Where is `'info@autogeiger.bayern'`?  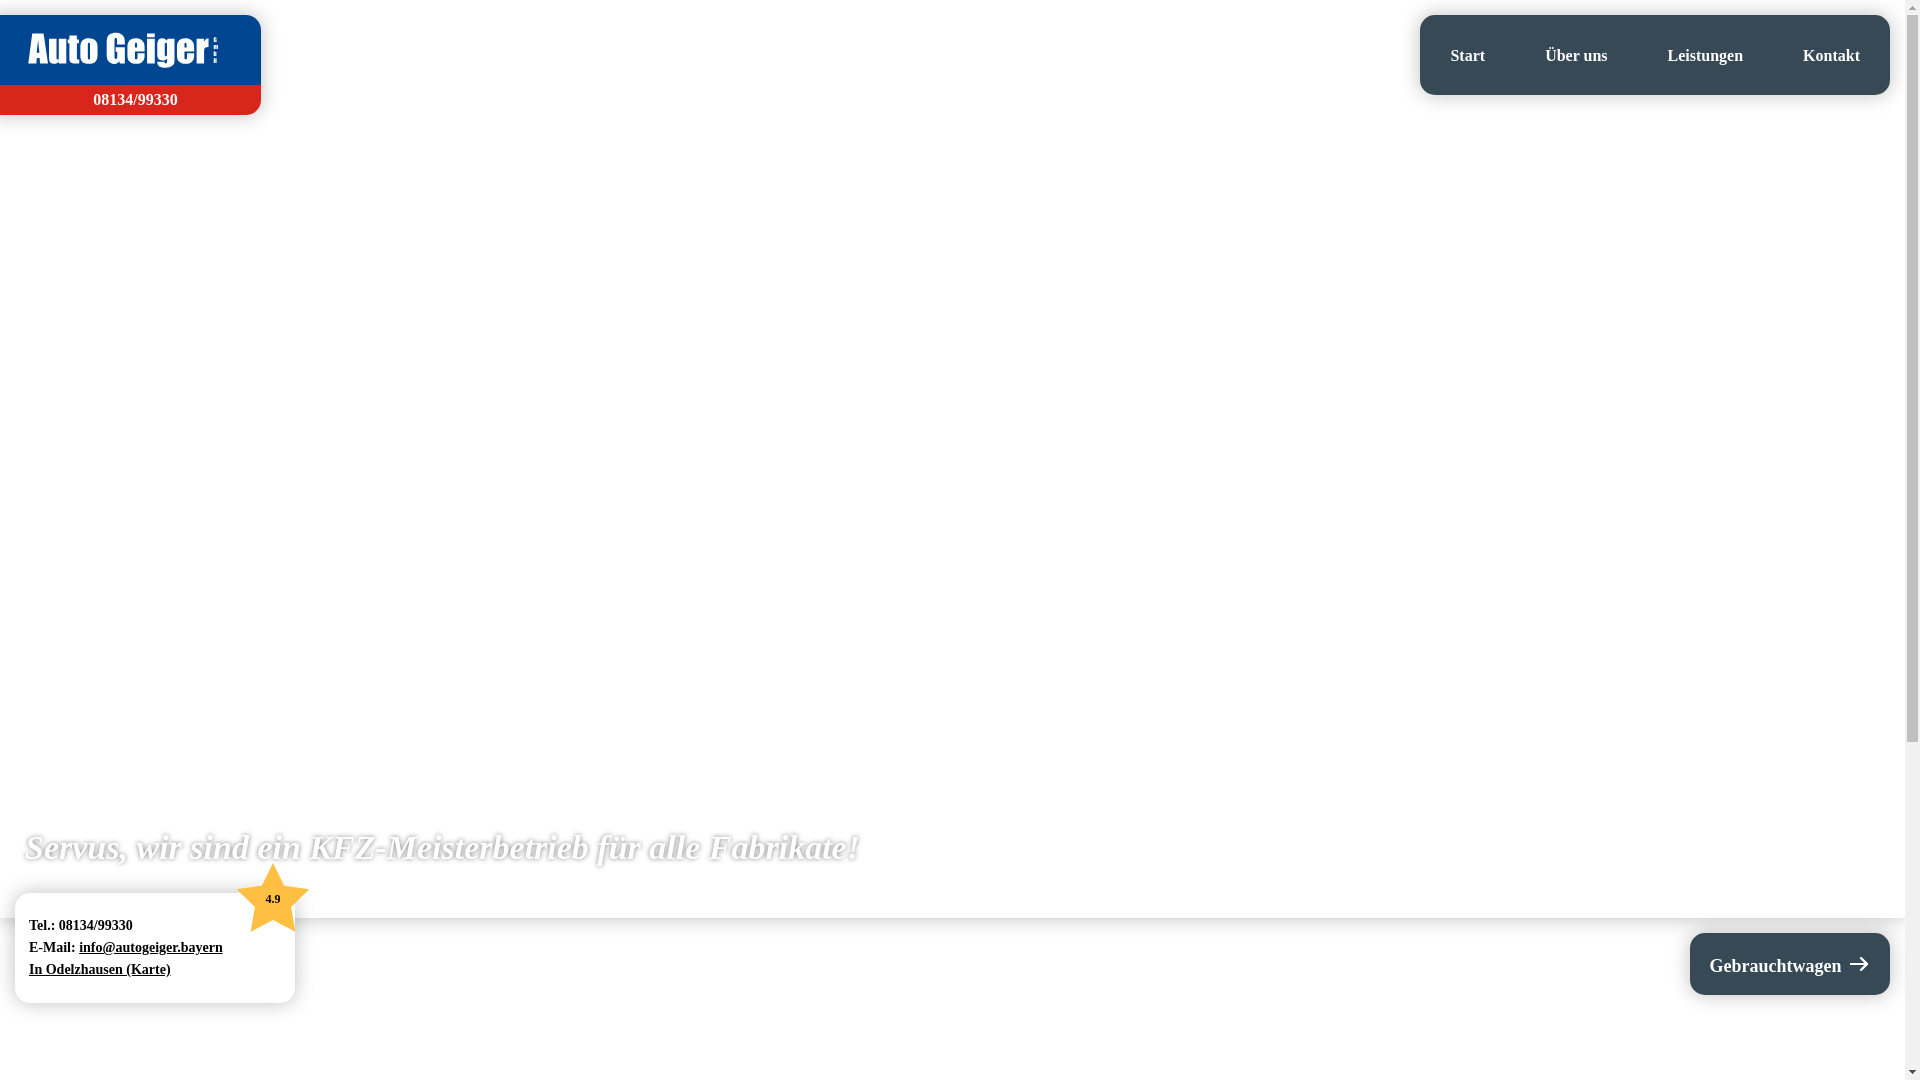 'info@autogeiger.bayern' is located at coordinates (149, 946).